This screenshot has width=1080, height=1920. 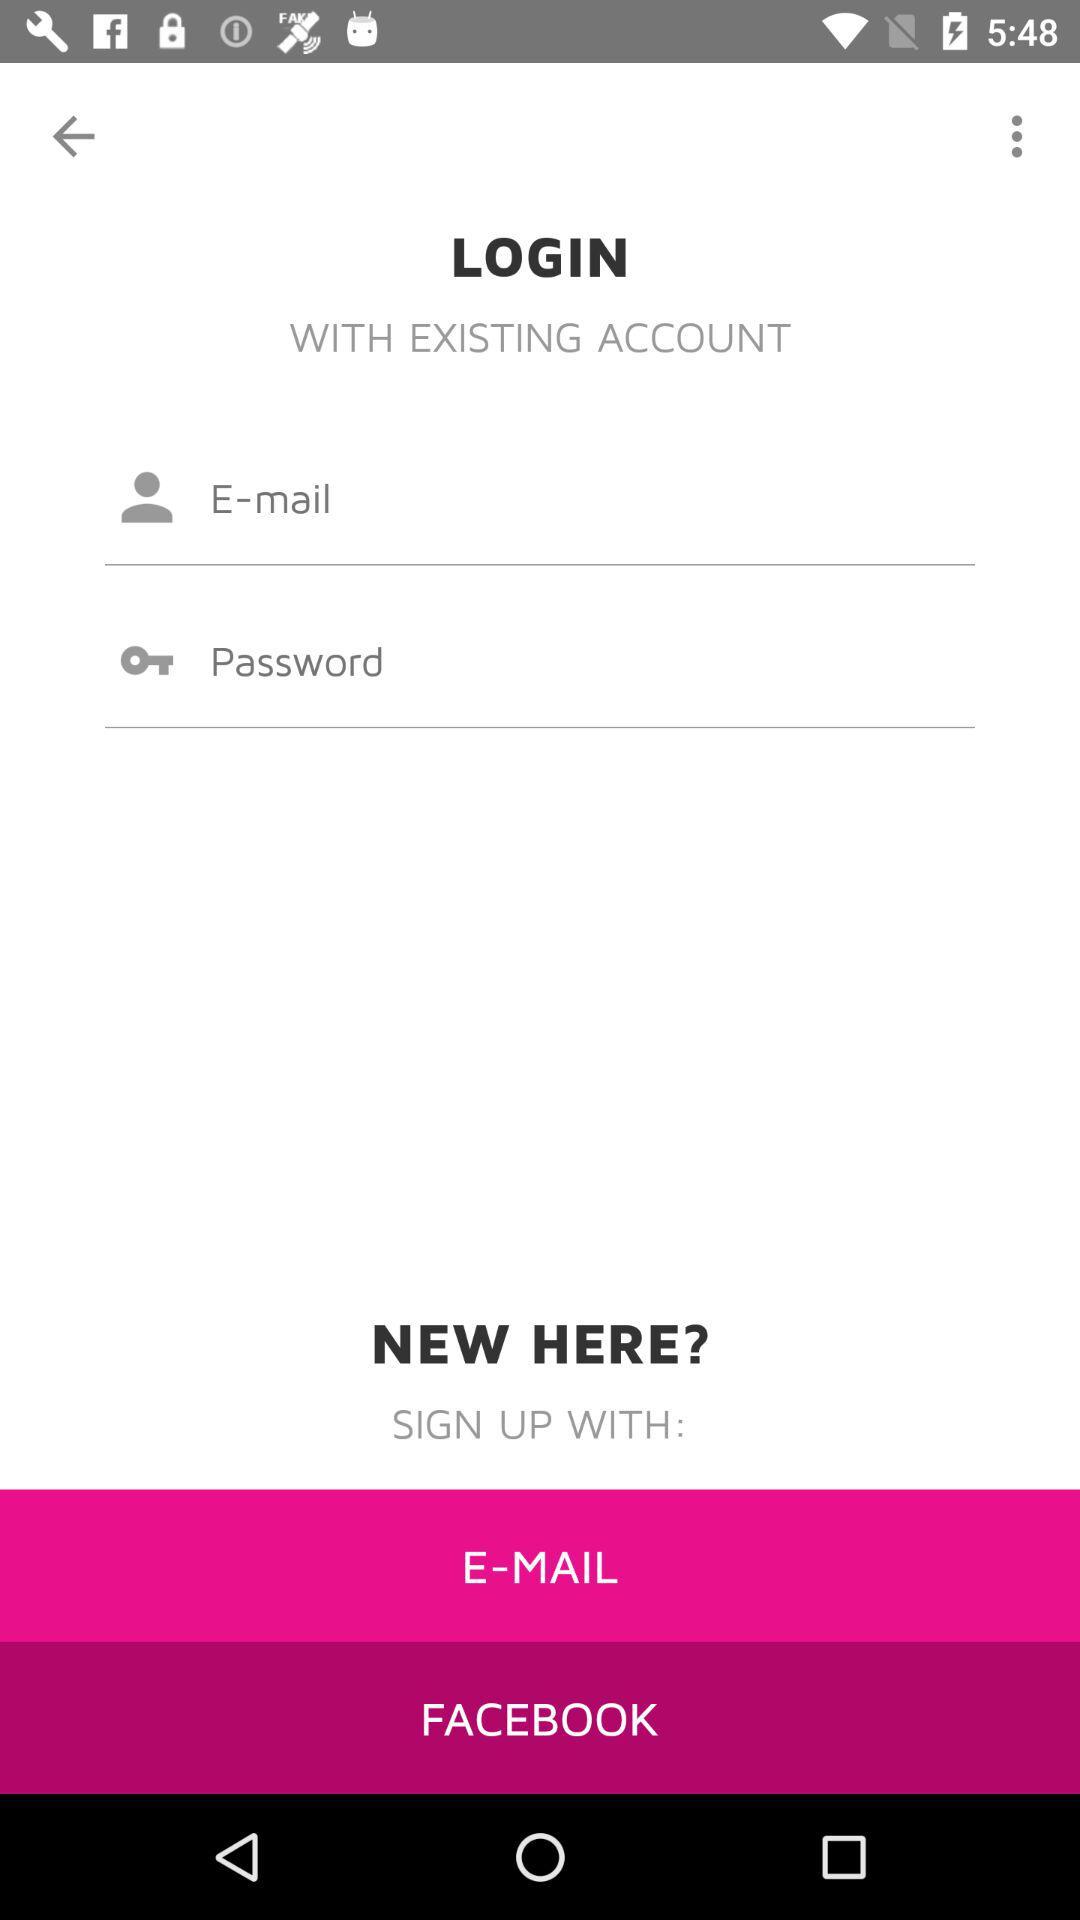 What do you see at coordinates (540, 660) in the screenshot?
I see `click password` at bounding box center [540, 660].